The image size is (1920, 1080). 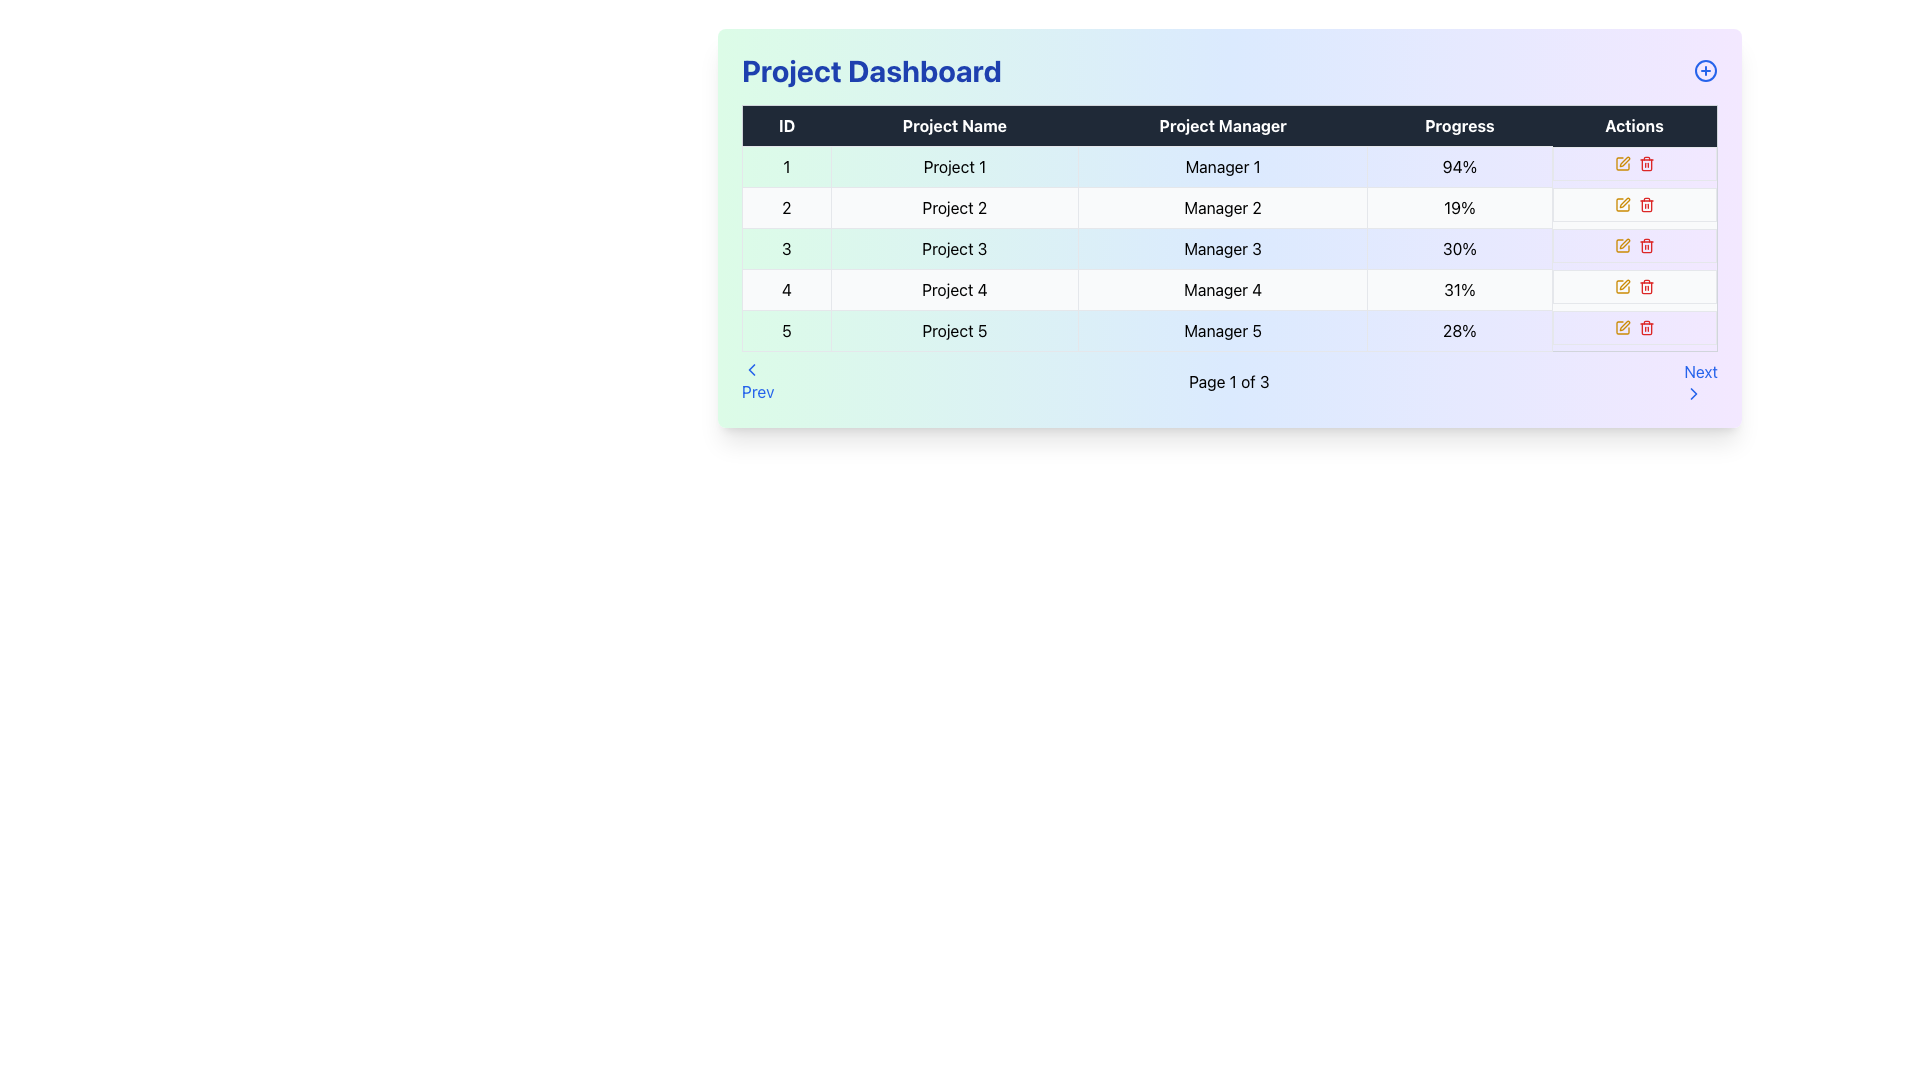 What do you see at coordinates (1624, 160) in the screenshot?
I see `the pencil icon in the fifth row under the 'Actions' column of the table to initiate editing` at bounding box center [1624, 160].